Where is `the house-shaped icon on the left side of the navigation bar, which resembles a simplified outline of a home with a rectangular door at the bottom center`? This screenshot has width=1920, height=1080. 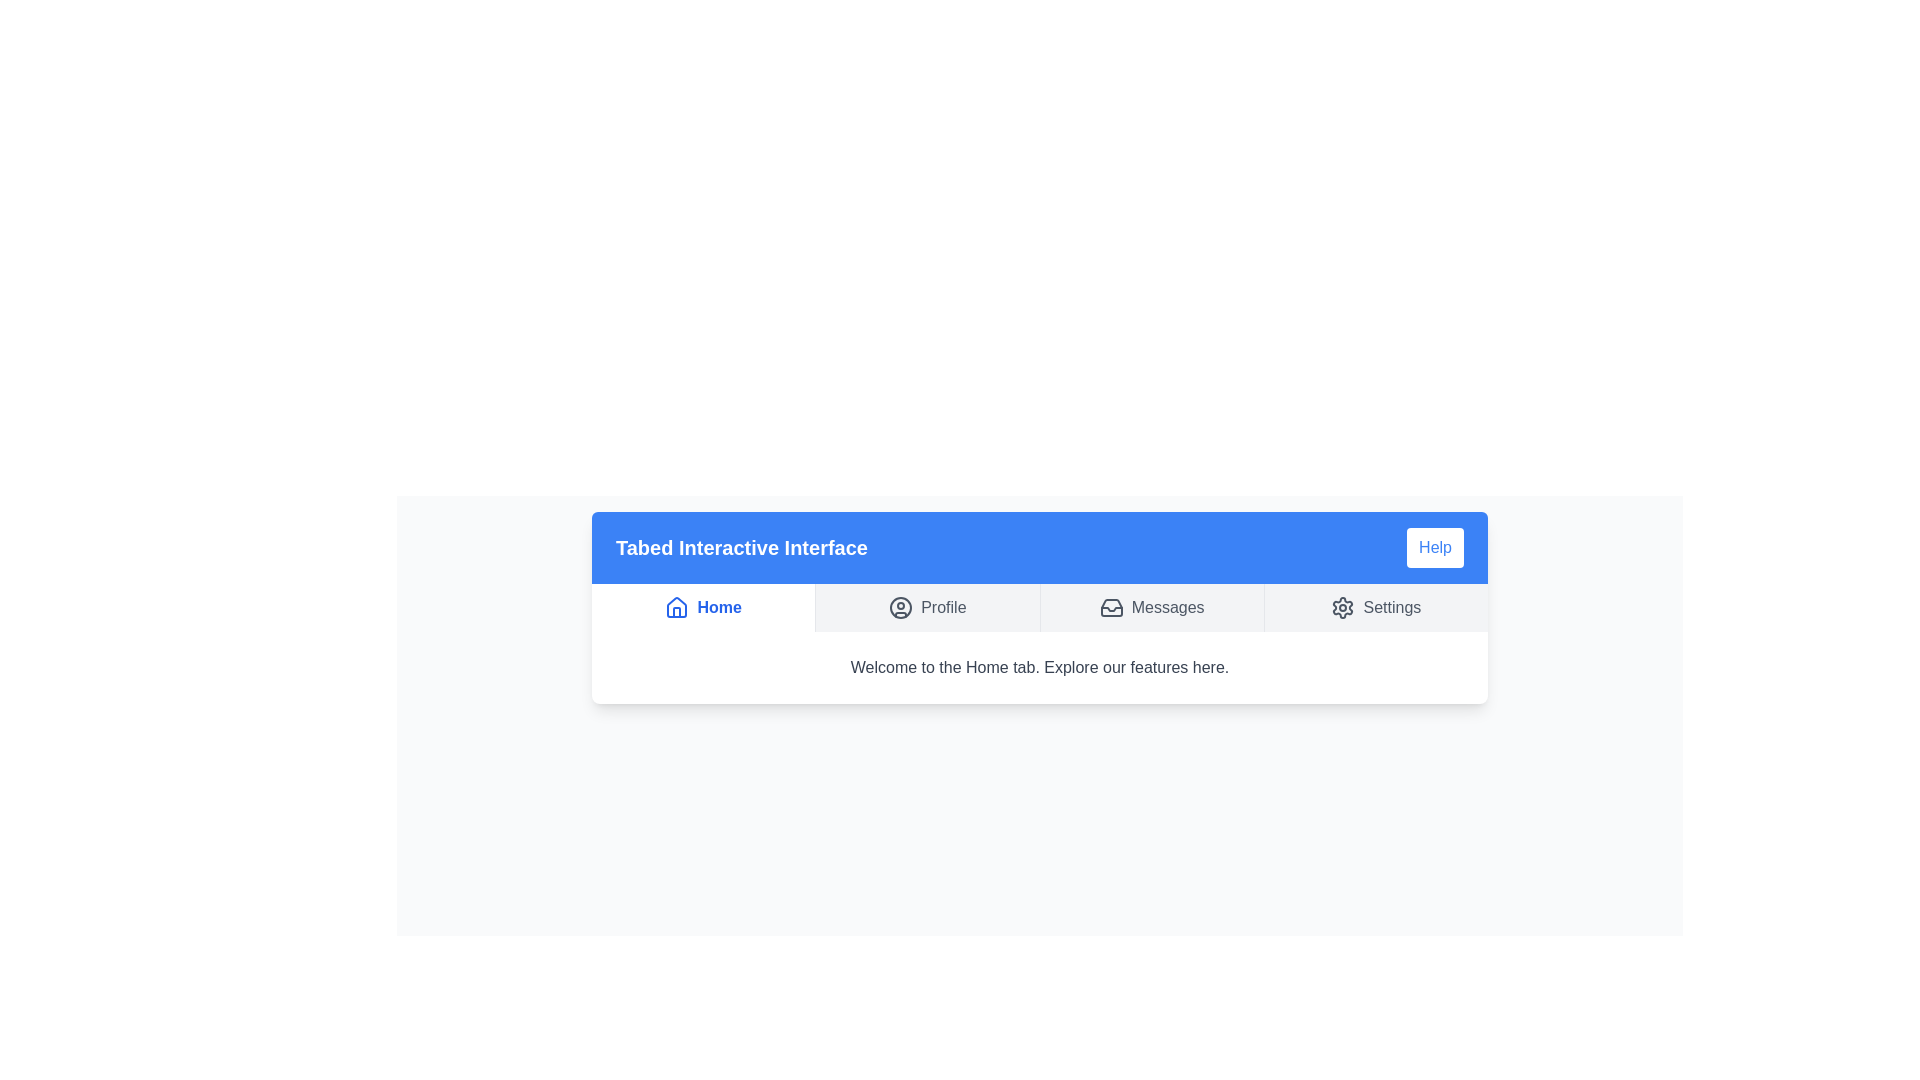 the house-shaped icon on the left side of the navigation bar, which resembles a simplified outline of a home with a rectangular door at the bottom center is located at coordinates (677, 607).